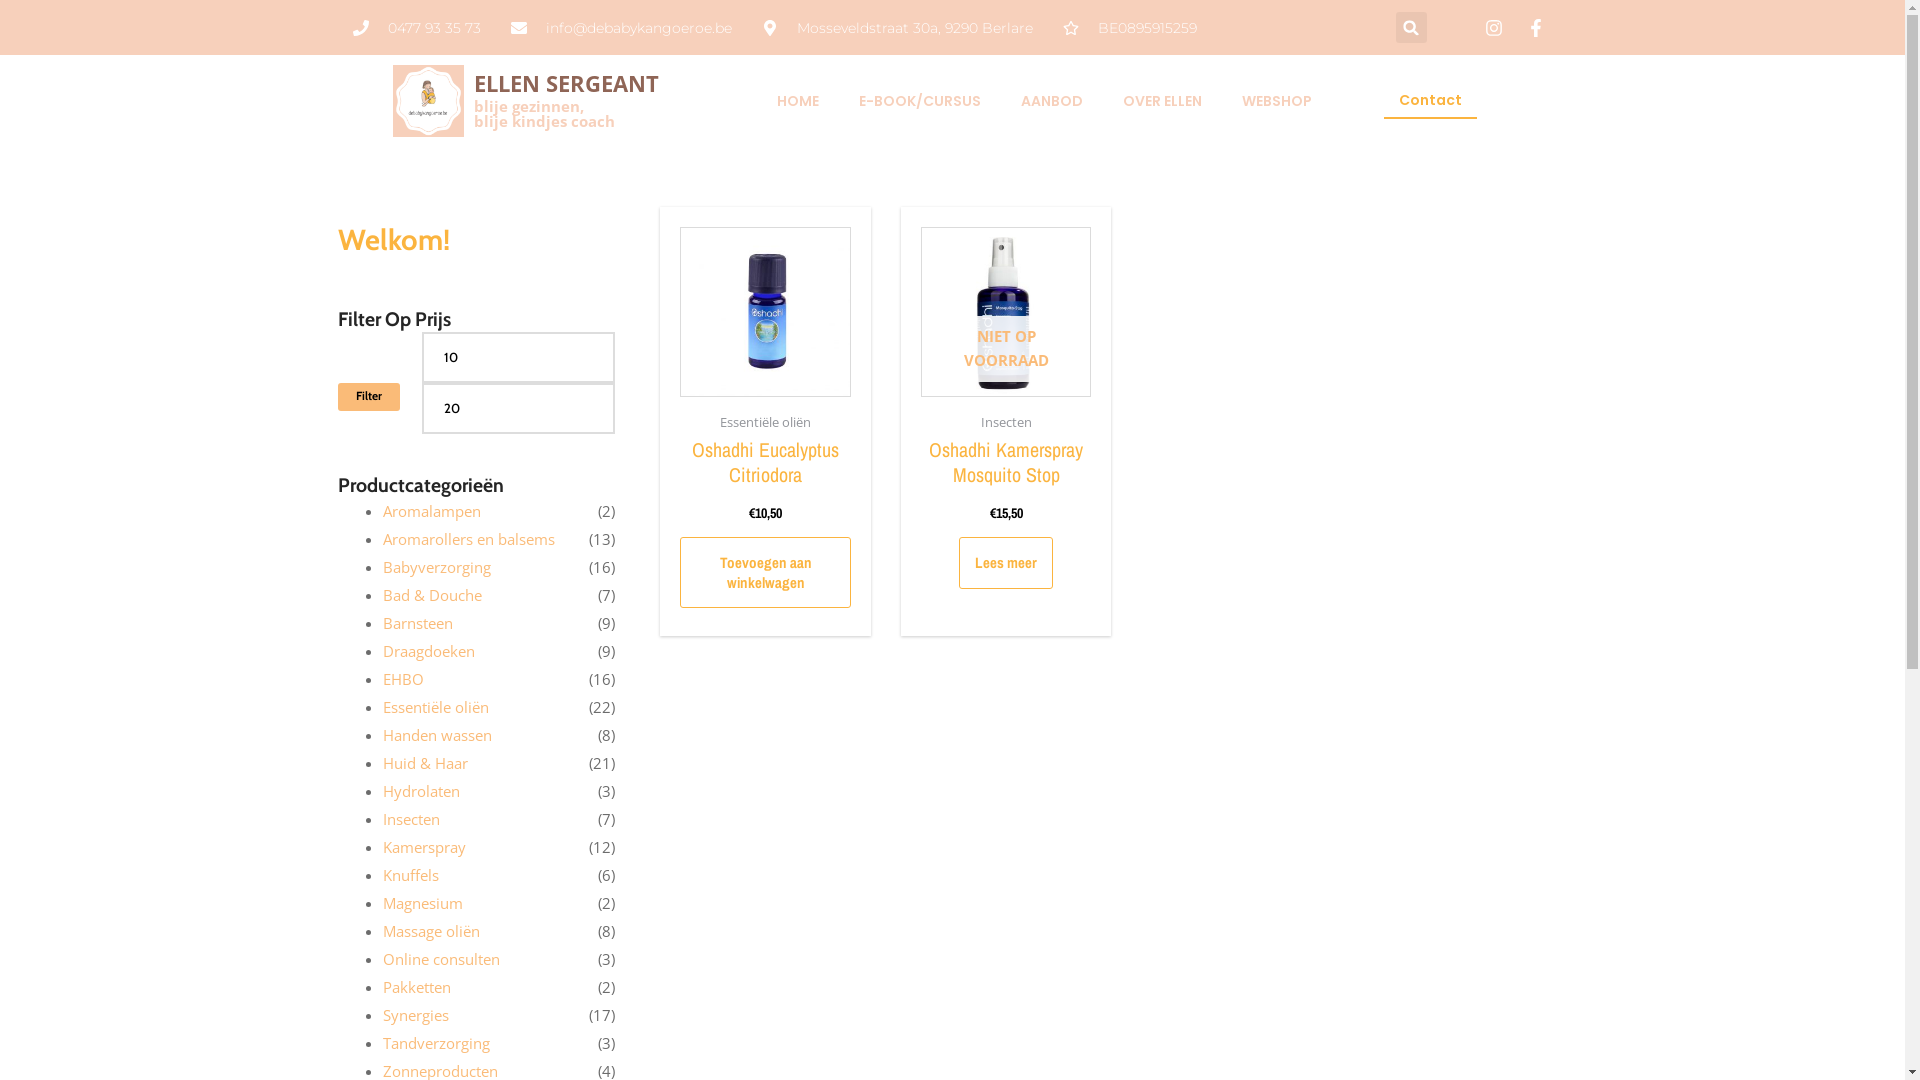 The height and width of the screenshot is (1080, 1920). Describe the element at coordinates (796, 100) in the screenshot. I see `'HOME'` at that location.